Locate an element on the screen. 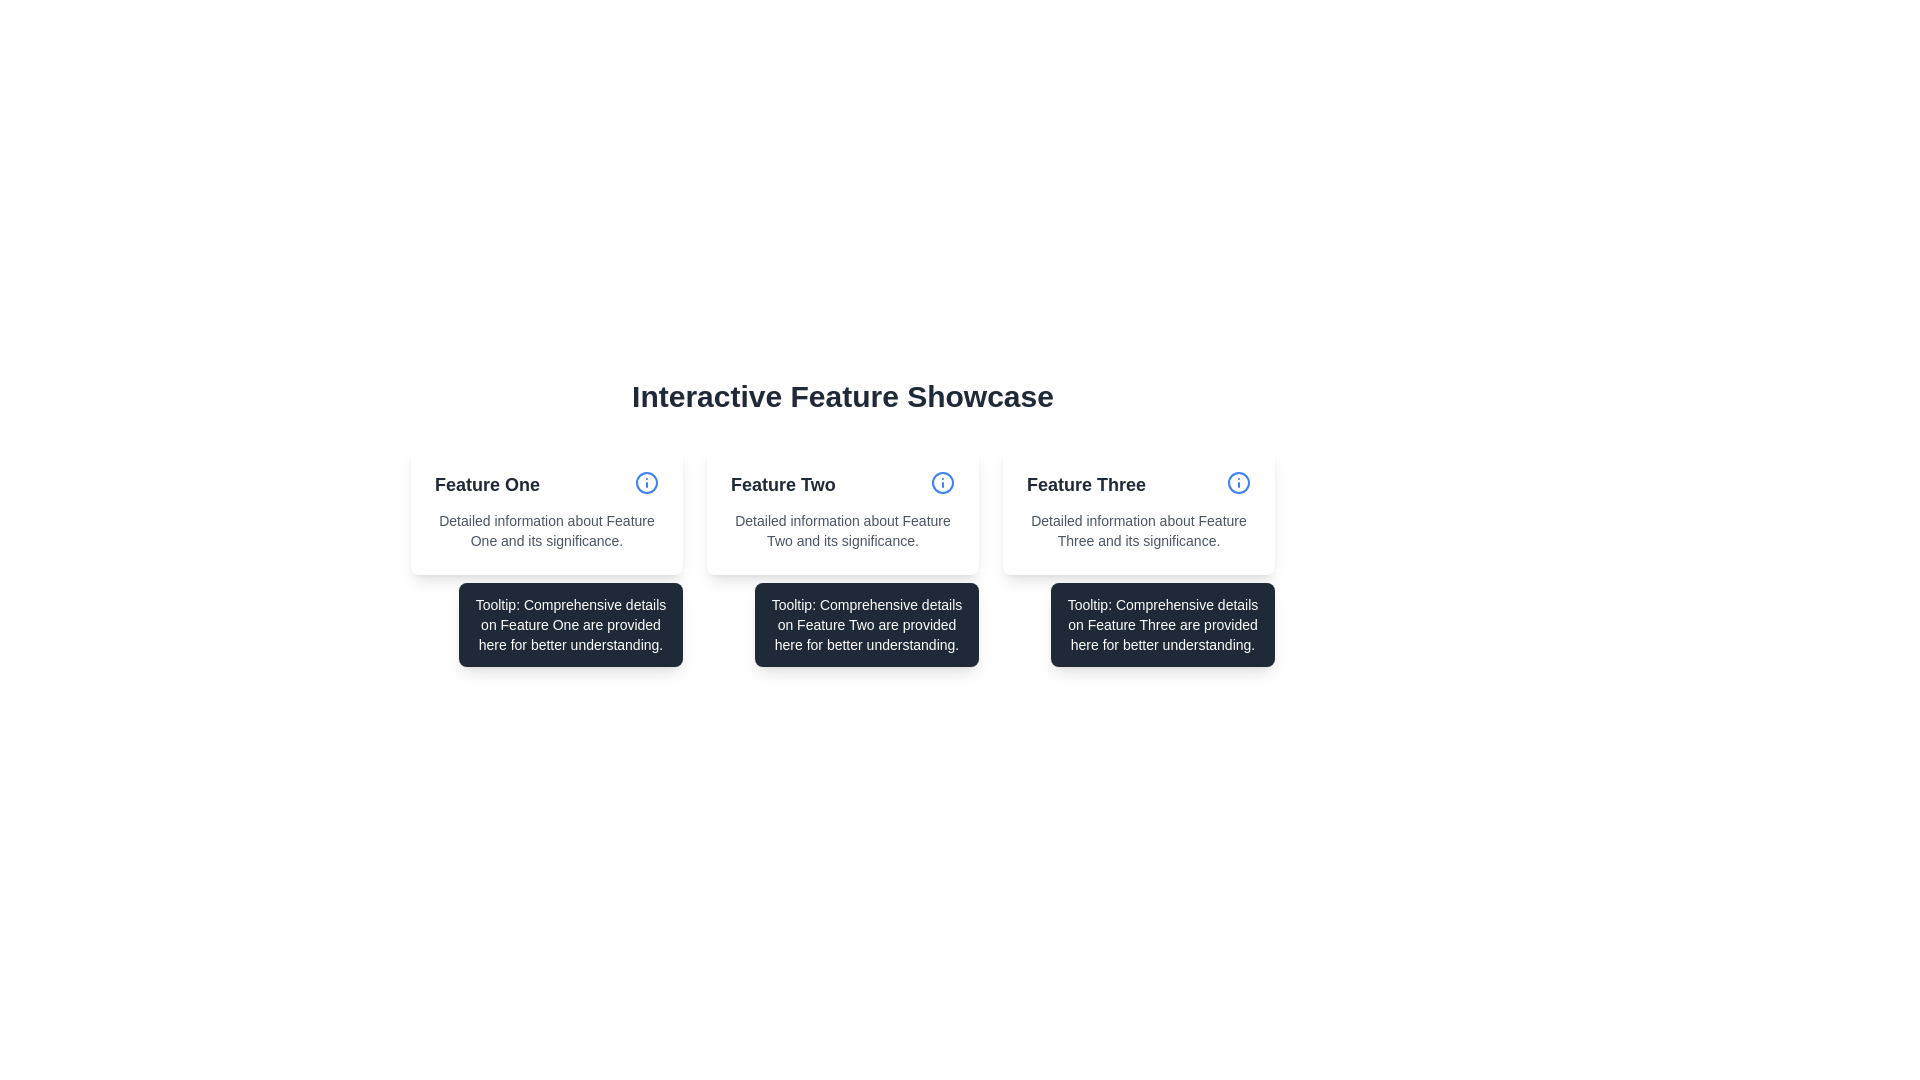 The image size is (1920, 1080). the card component labeled 'Feature Two', which is the second card in a grid of three, featuring a white background, rounded corners, and an information icon aligned to the right of the headline is located at coordinates (843, 509).